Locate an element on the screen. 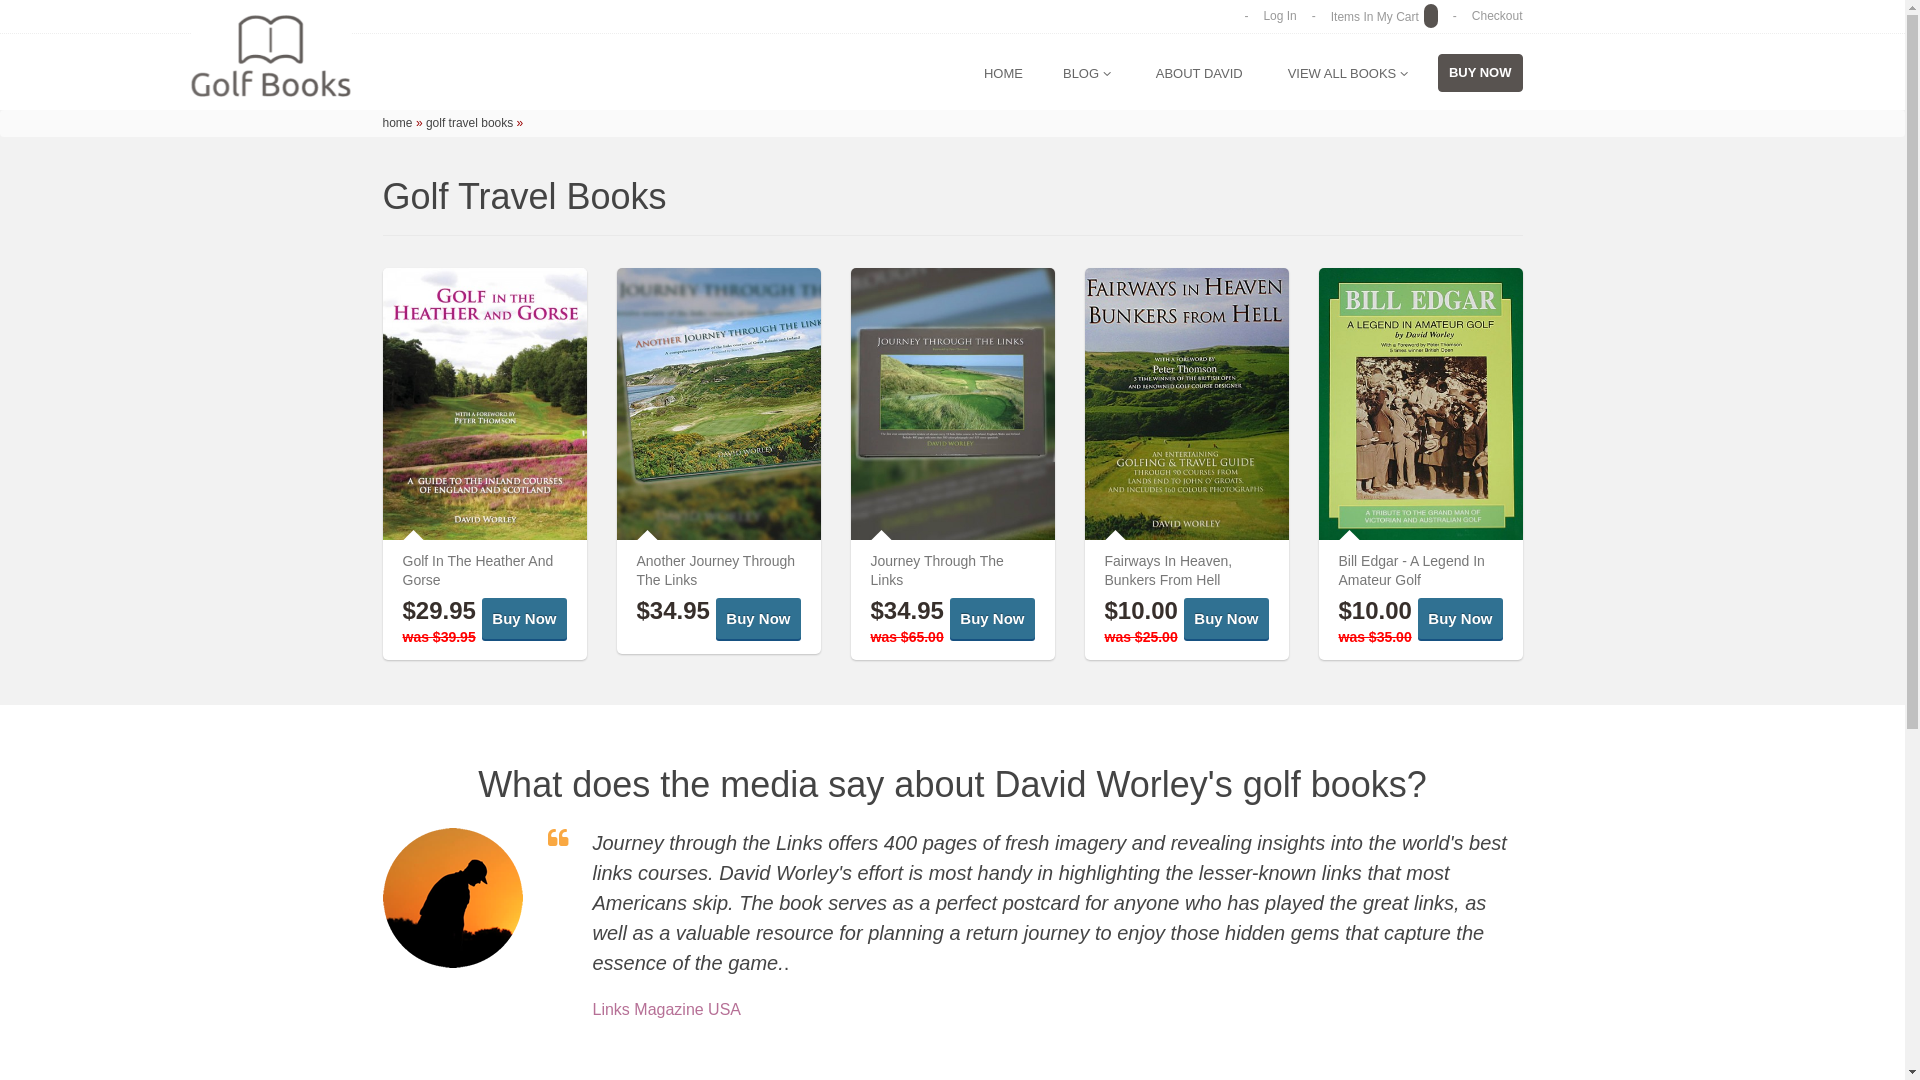 This screenshot has height=1080, width=1920. 'BLOG' is located at coordinates (1085, 72).